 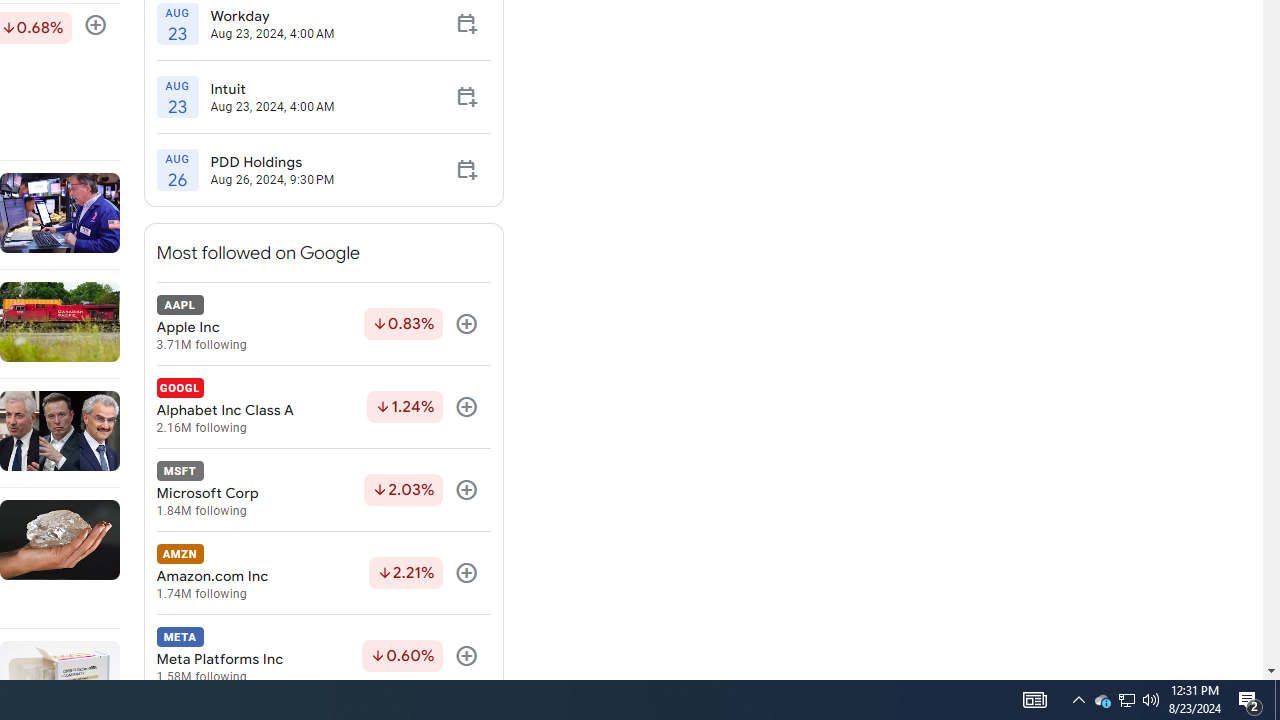 What do you see at coordinates (271, 15) in the screenshot?
I see `'Workday'` at bounding box center [271, 15].